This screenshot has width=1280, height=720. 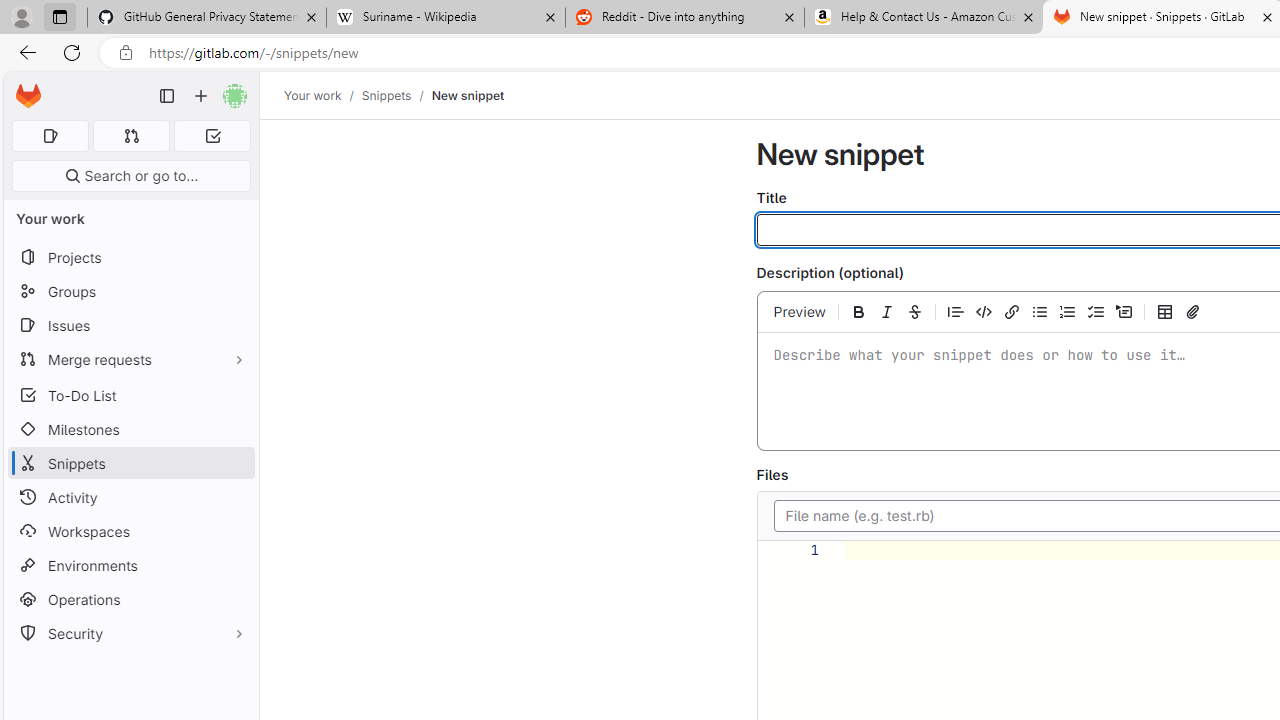 I want to click on 'Preview', so click(x=800, y=311).